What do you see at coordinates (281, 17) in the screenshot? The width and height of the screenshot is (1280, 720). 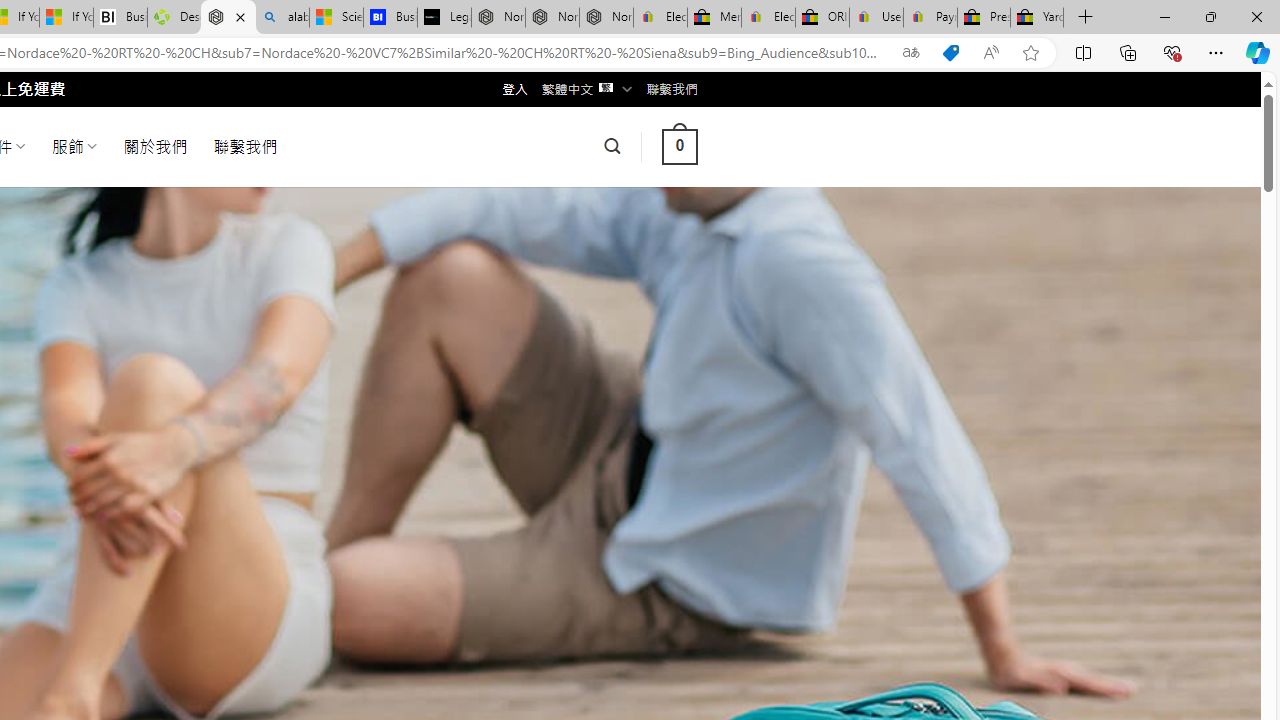 I see `'alabama high school quarterback dies - Search'` at bounding box center [281, 17].